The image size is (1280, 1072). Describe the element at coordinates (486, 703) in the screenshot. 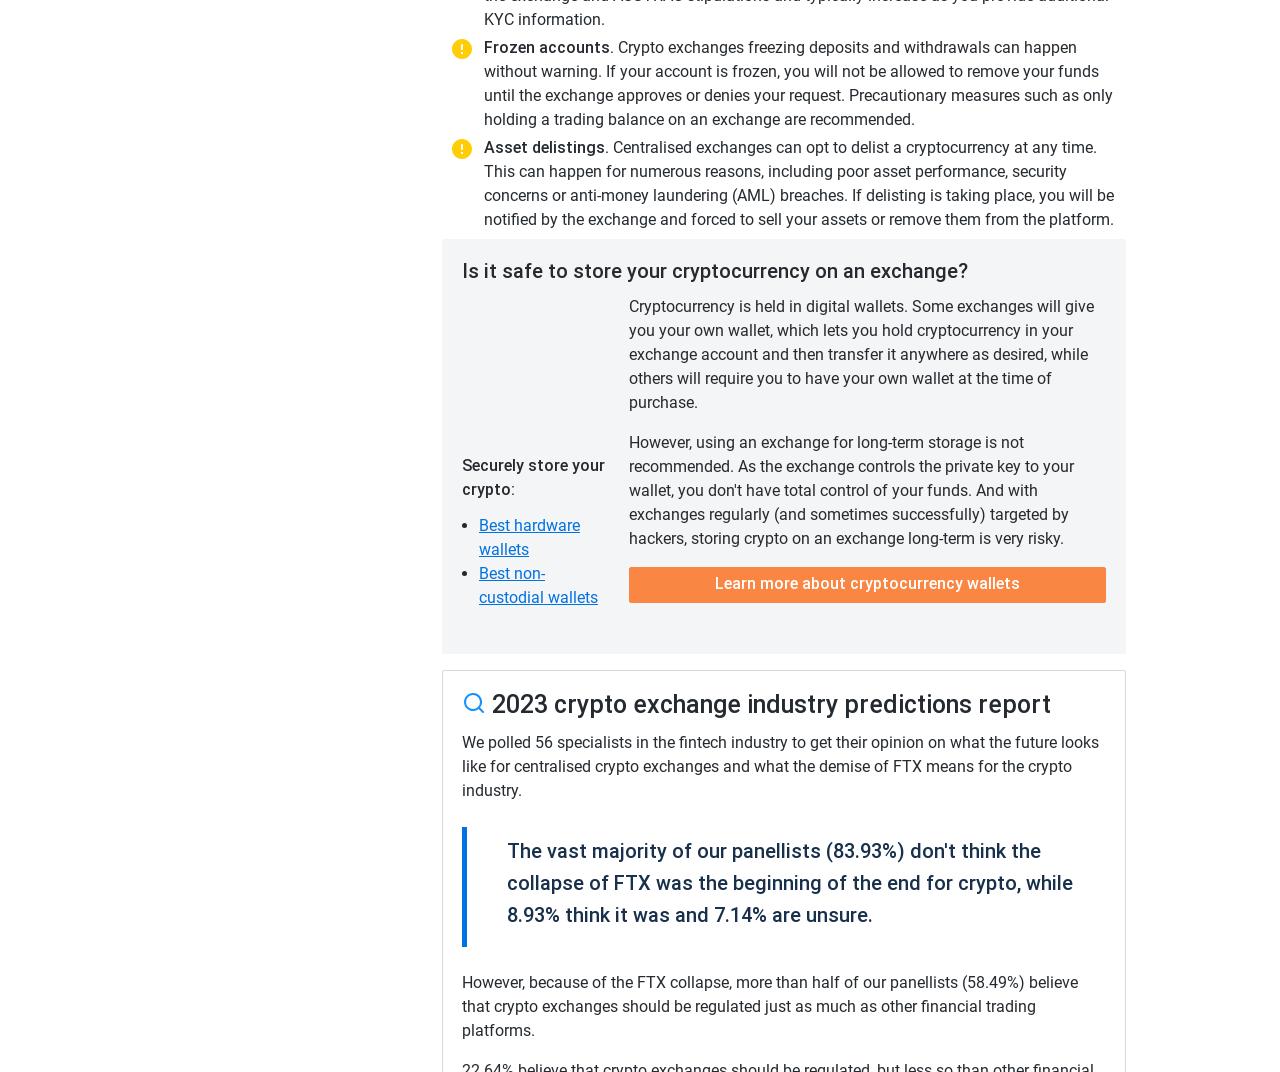

I see `'2023 crypto exchange industry predictions report'` at that location.